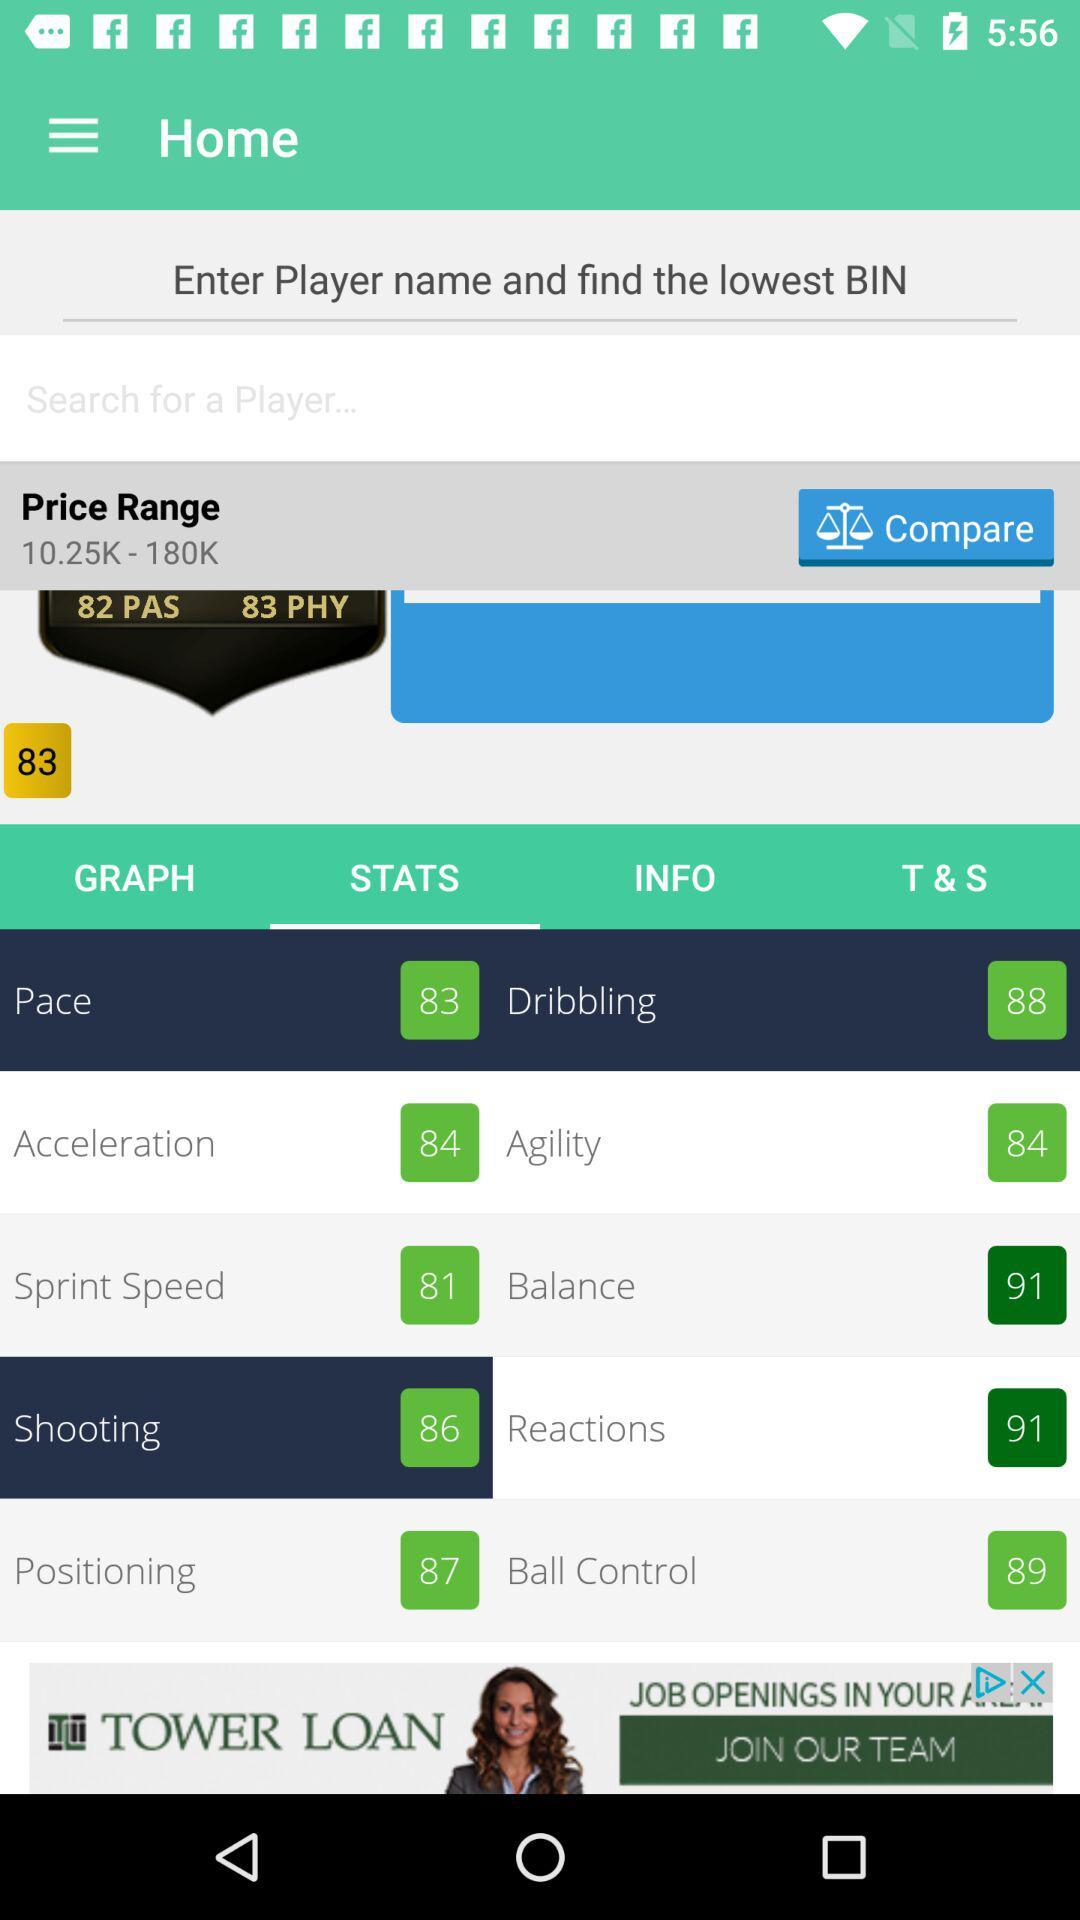 The image size is (1080, 1920). I want to click on advertisements, so click(540, 1727).